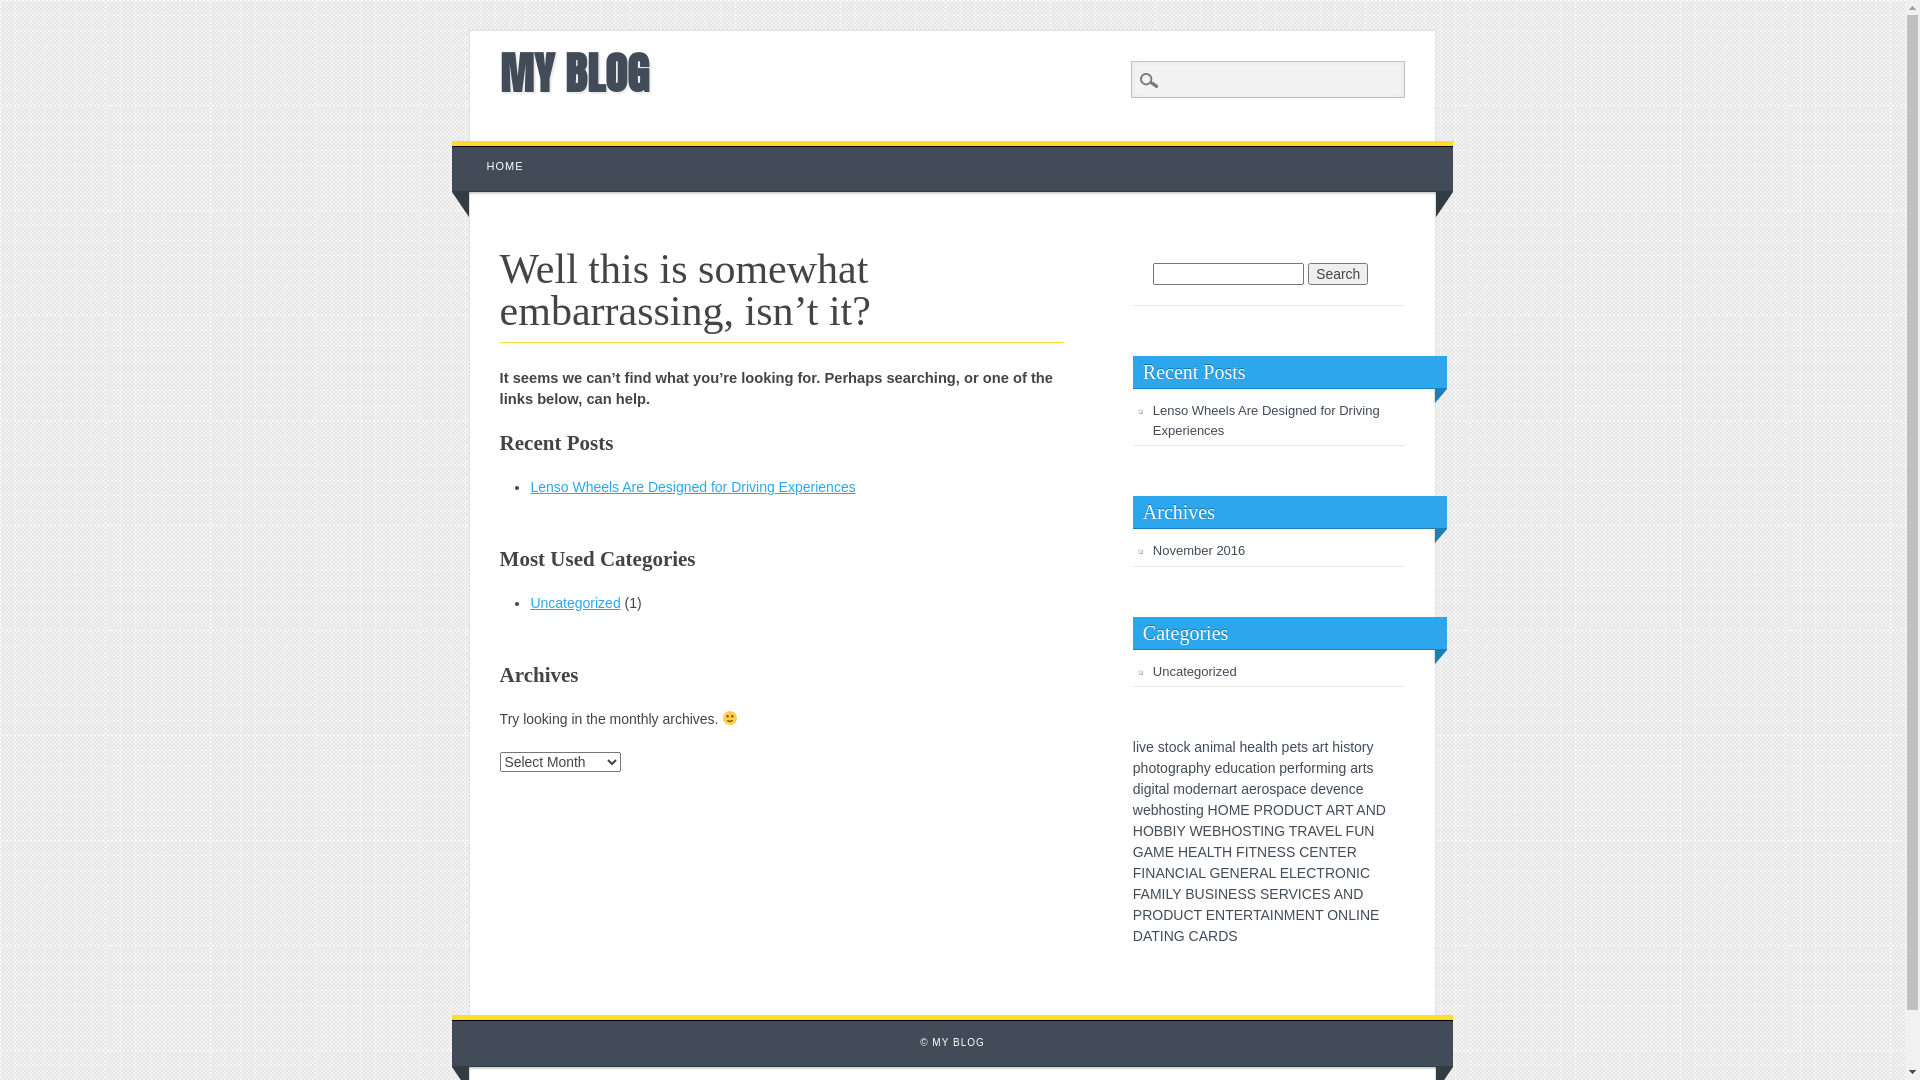 This screenshot has height=1080, width=1920. I want to click on 'o', so click(1169, 747).